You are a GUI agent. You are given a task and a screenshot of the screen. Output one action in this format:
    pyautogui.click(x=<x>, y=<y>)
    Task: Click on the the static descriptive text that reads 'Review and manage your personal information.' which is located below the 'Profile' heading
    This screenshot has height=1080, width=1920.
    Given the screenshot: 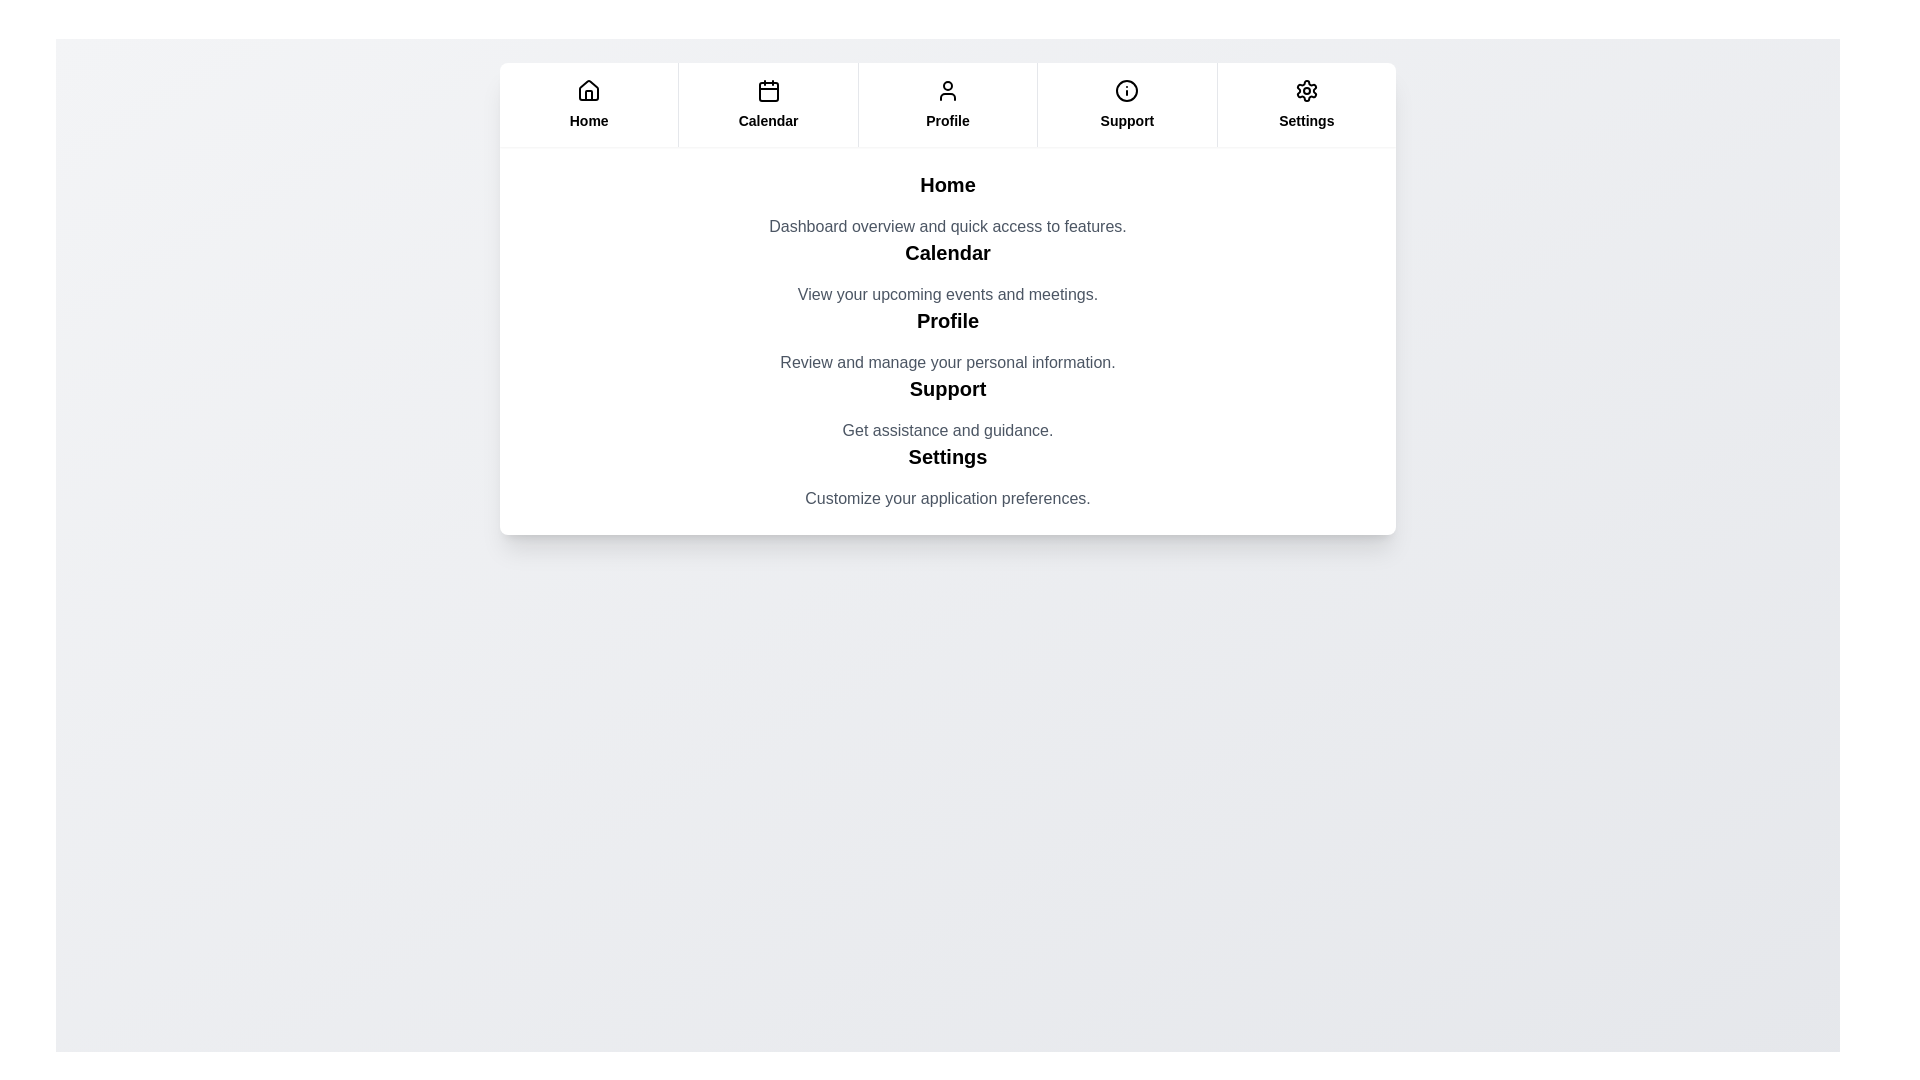 What is the action you would take?
    pyautogui.click(x=947, y=362)
    